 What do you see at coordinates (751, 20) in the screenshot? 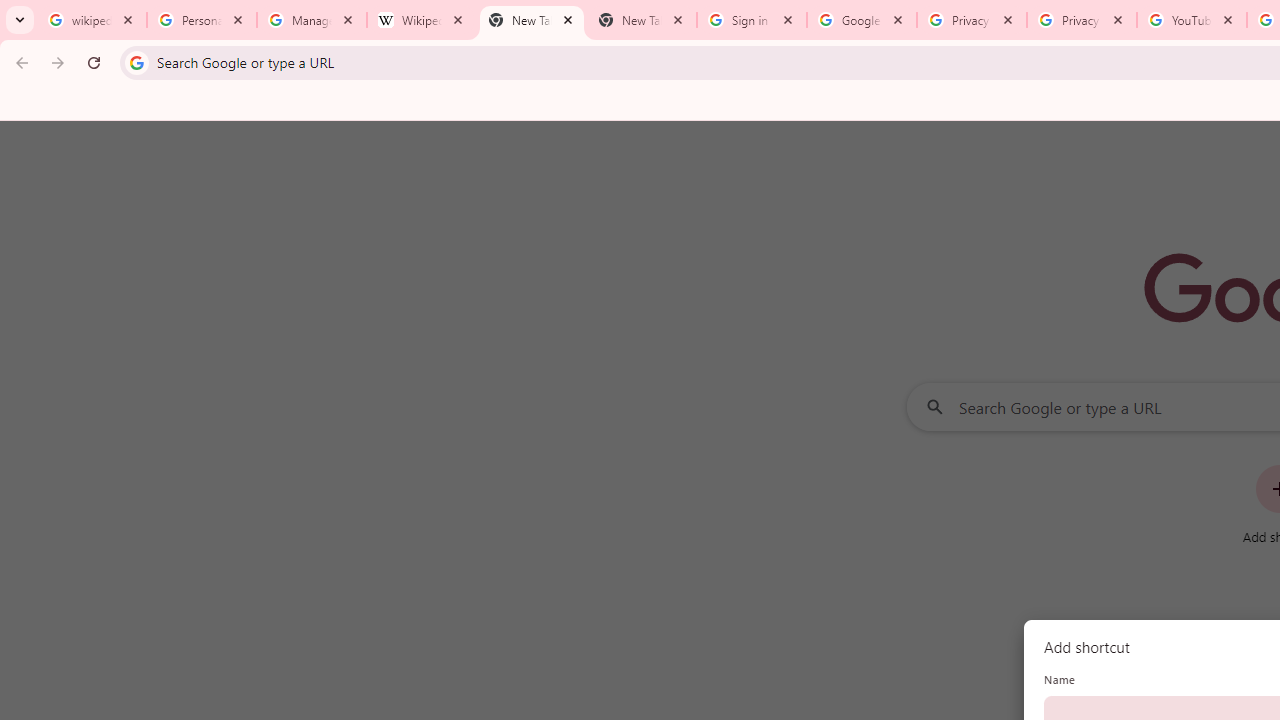
I see `'Sign in - Google Accounts'` at bounding box center [751, 20].